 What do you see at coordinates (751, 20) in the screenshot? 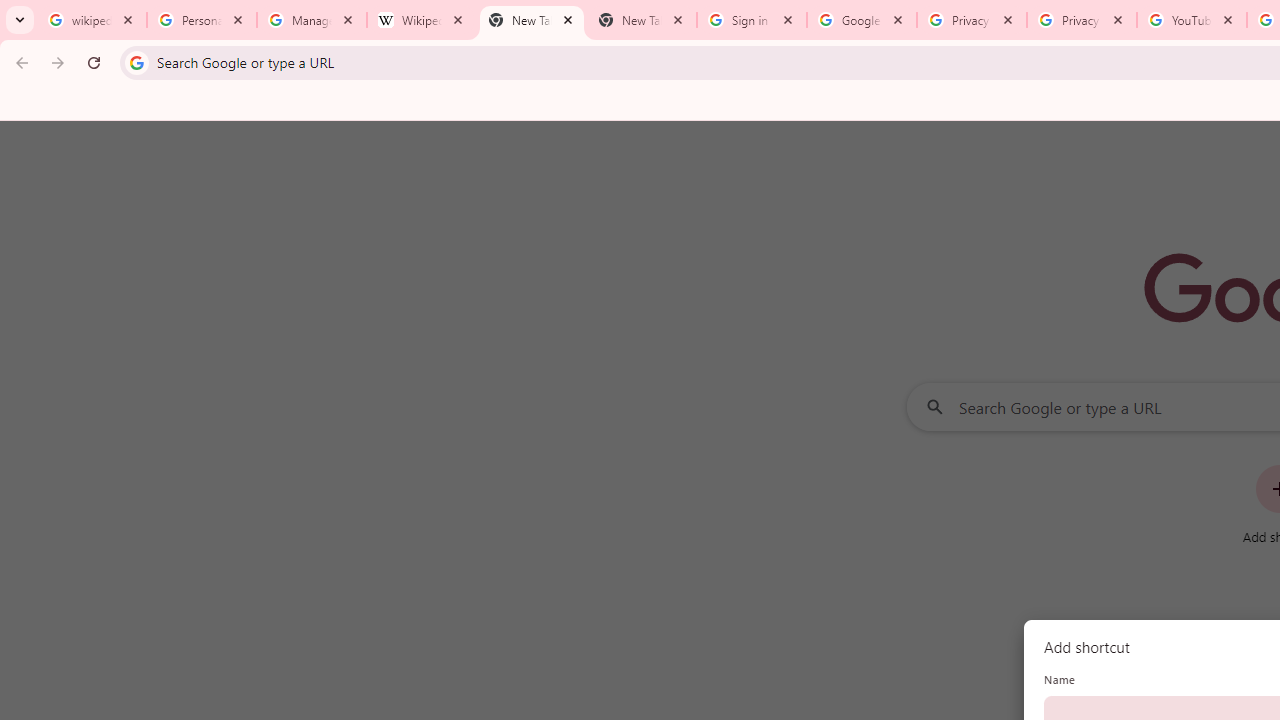
I see `'Sign in - Google Accounts'` at bounding box center [751, 20].